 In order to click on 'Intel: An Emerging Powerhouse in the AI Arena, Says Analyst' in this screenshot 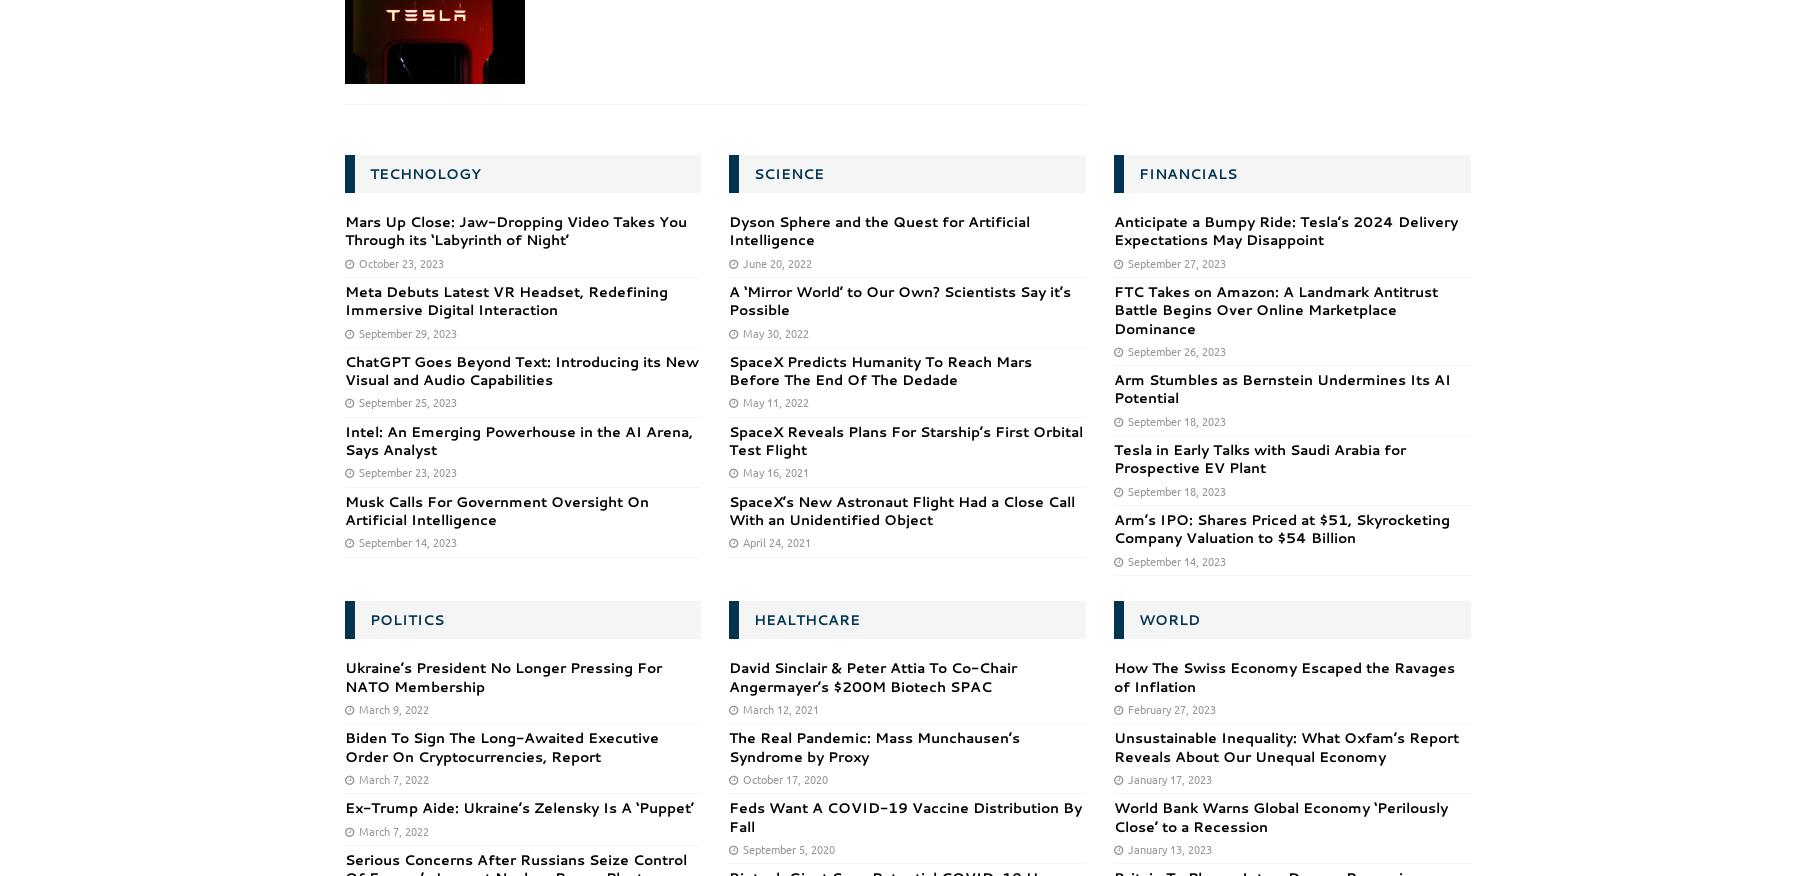, I will do `click(517, 439)`.